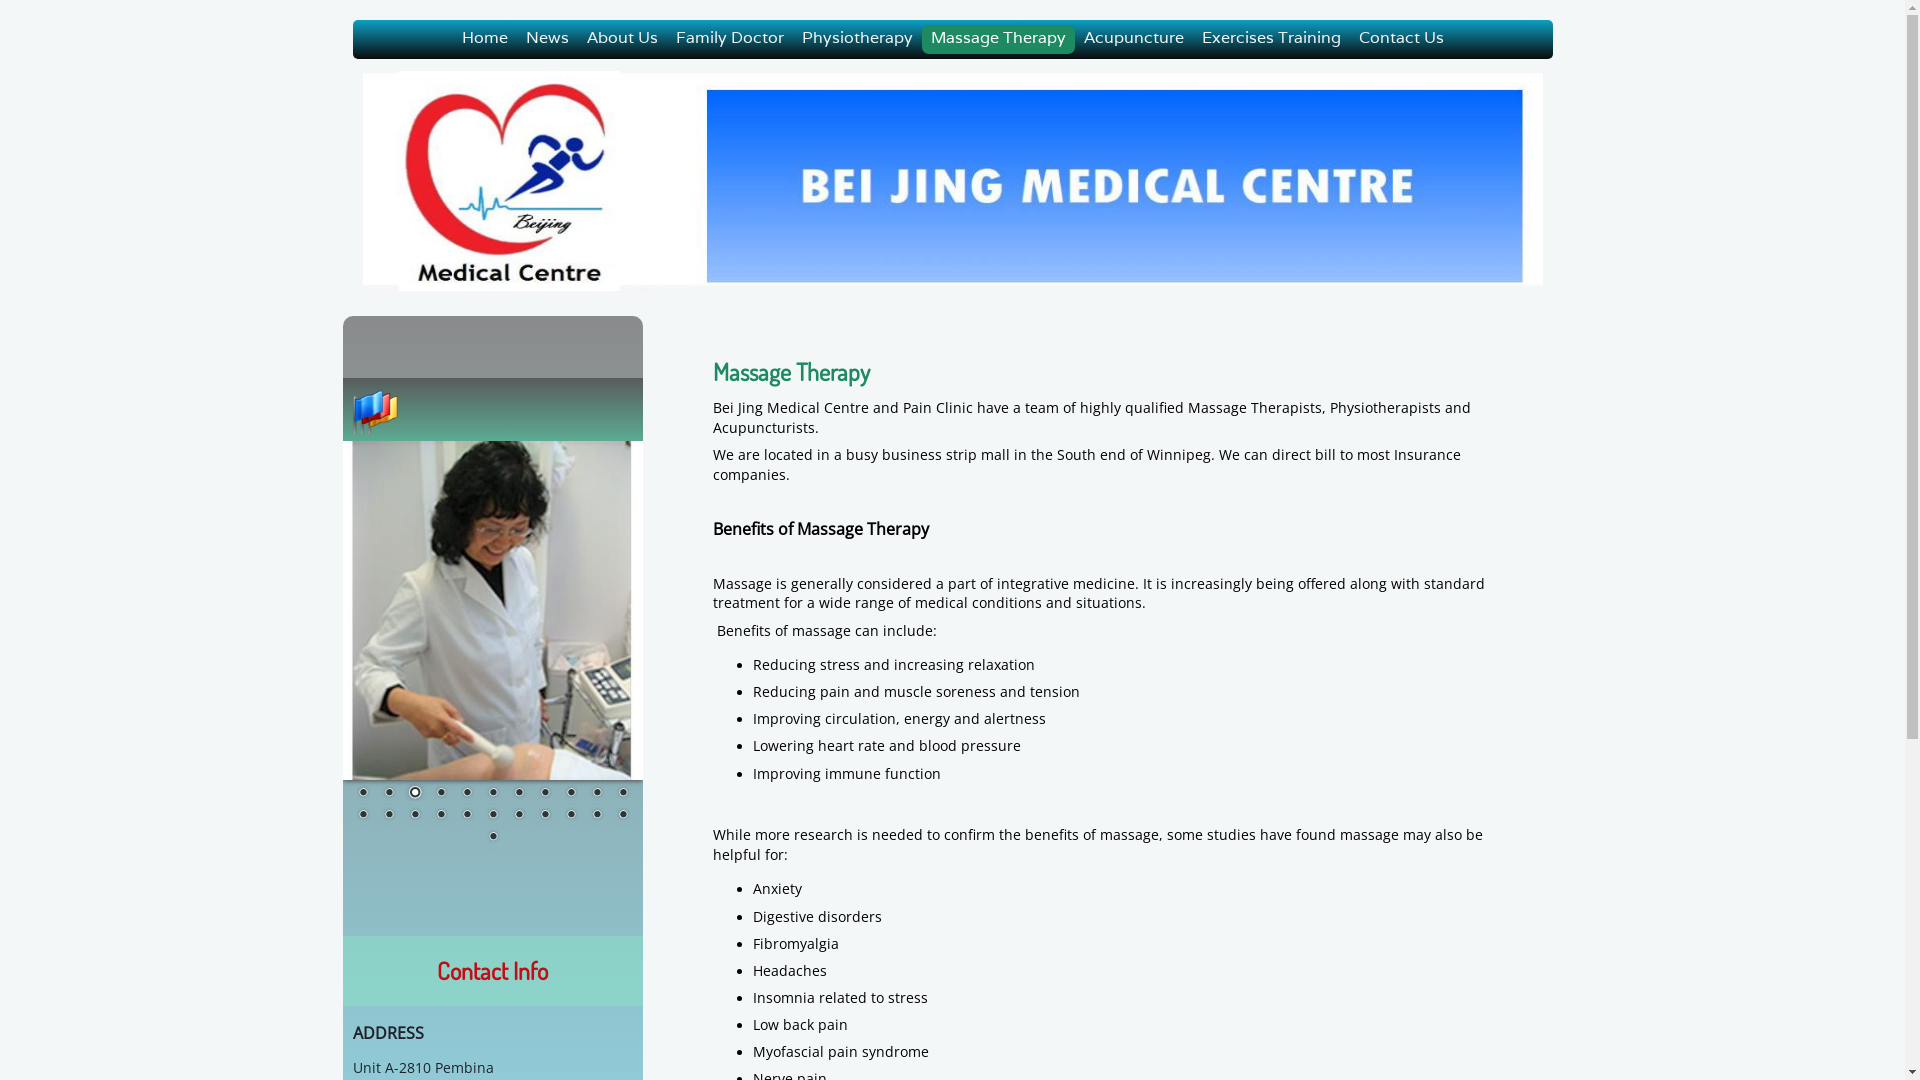 This screenshot has width=1920, height=1080. Describe the element at coordinates (484, 39) in the screenshot. I see `'Home'` at that location.